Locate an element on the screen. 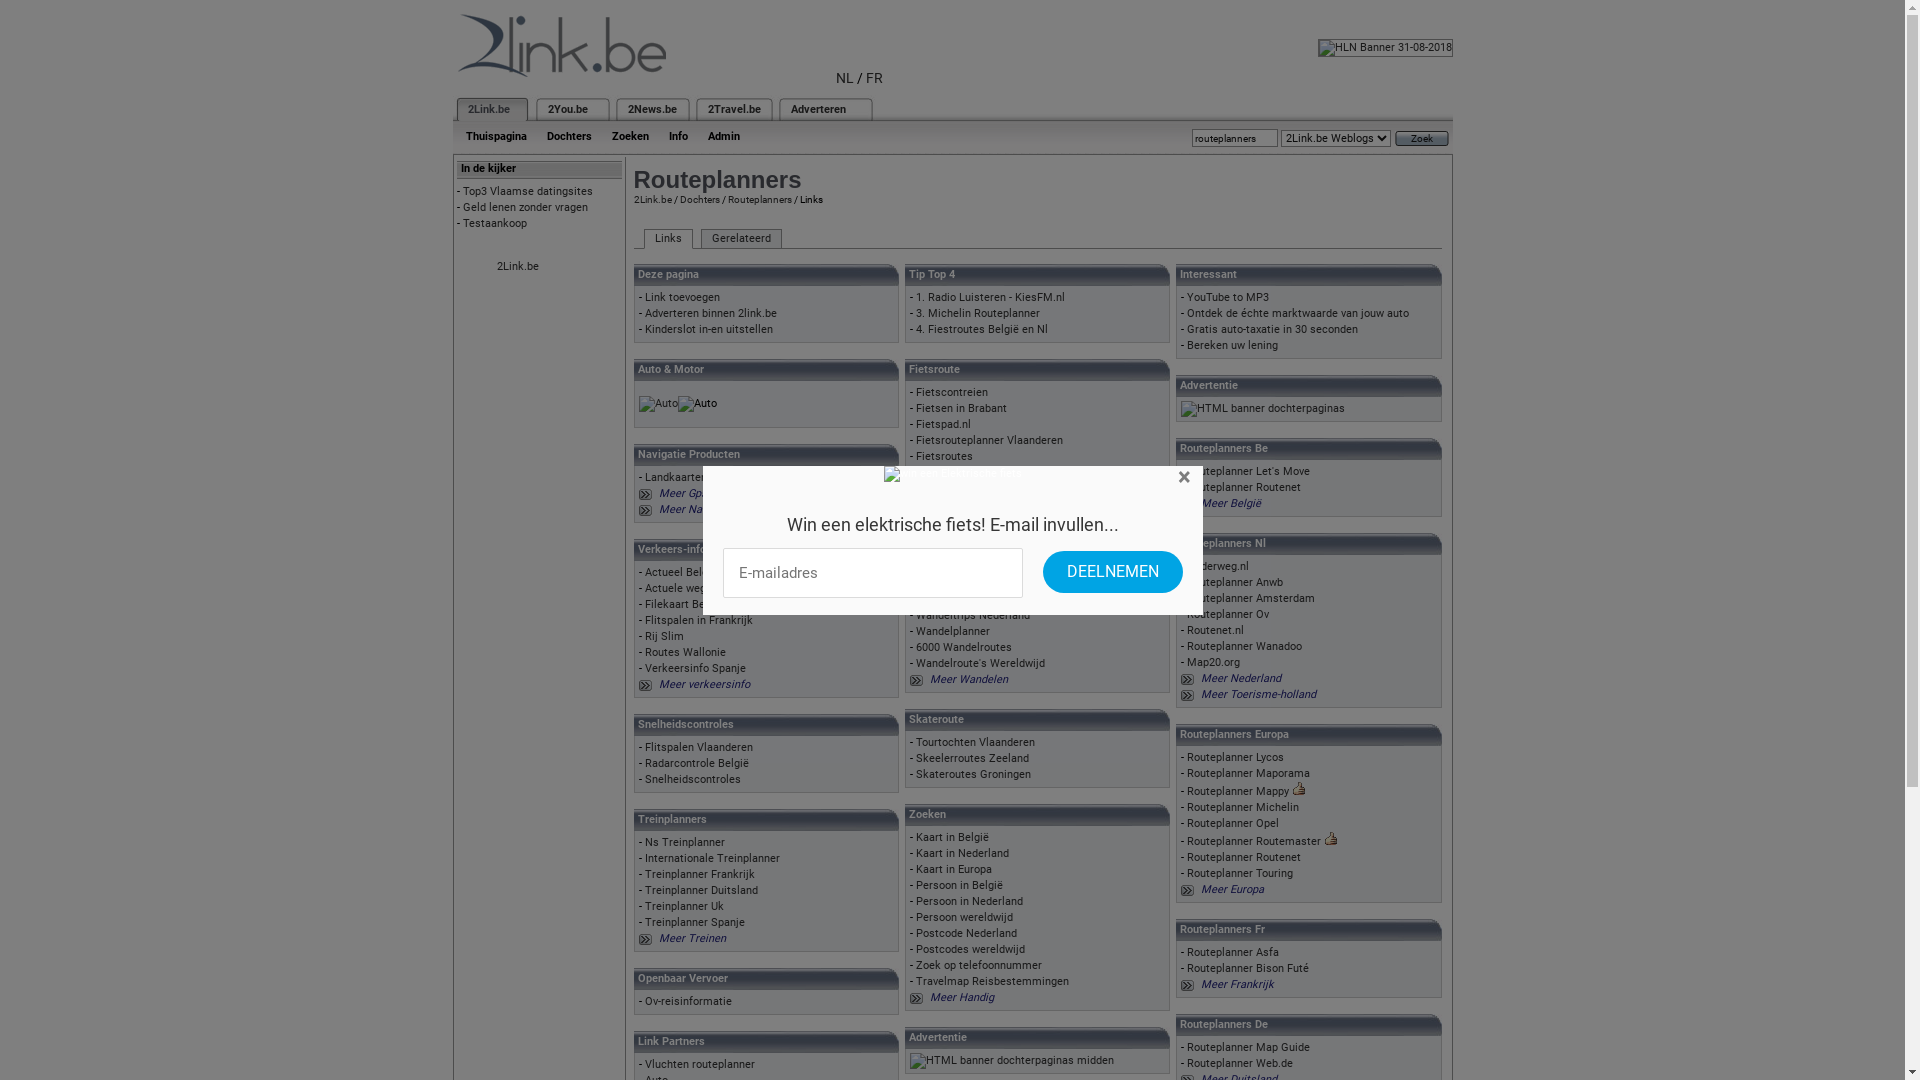 The image size is (1920, 1080). 'Routeplanner Let's Move' is located at coordinates (1247, 471).